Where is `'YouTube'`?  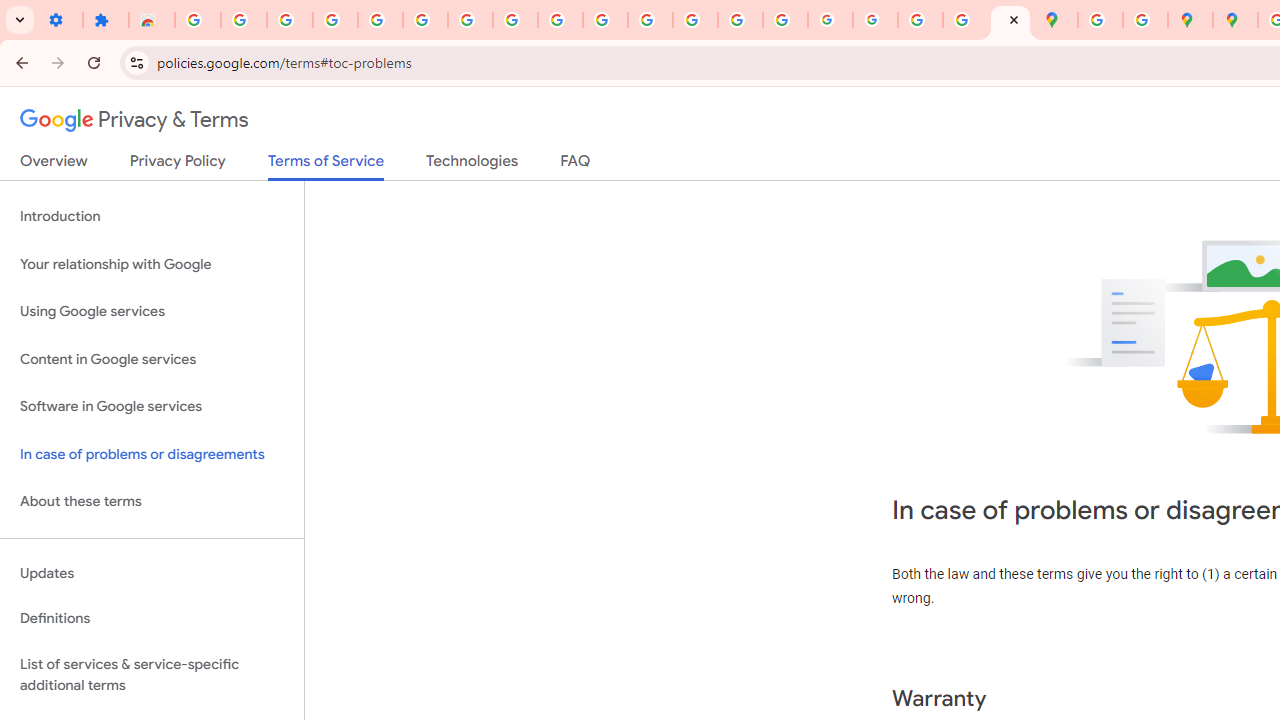
'YouTube' is located at coordinates (560, 20).